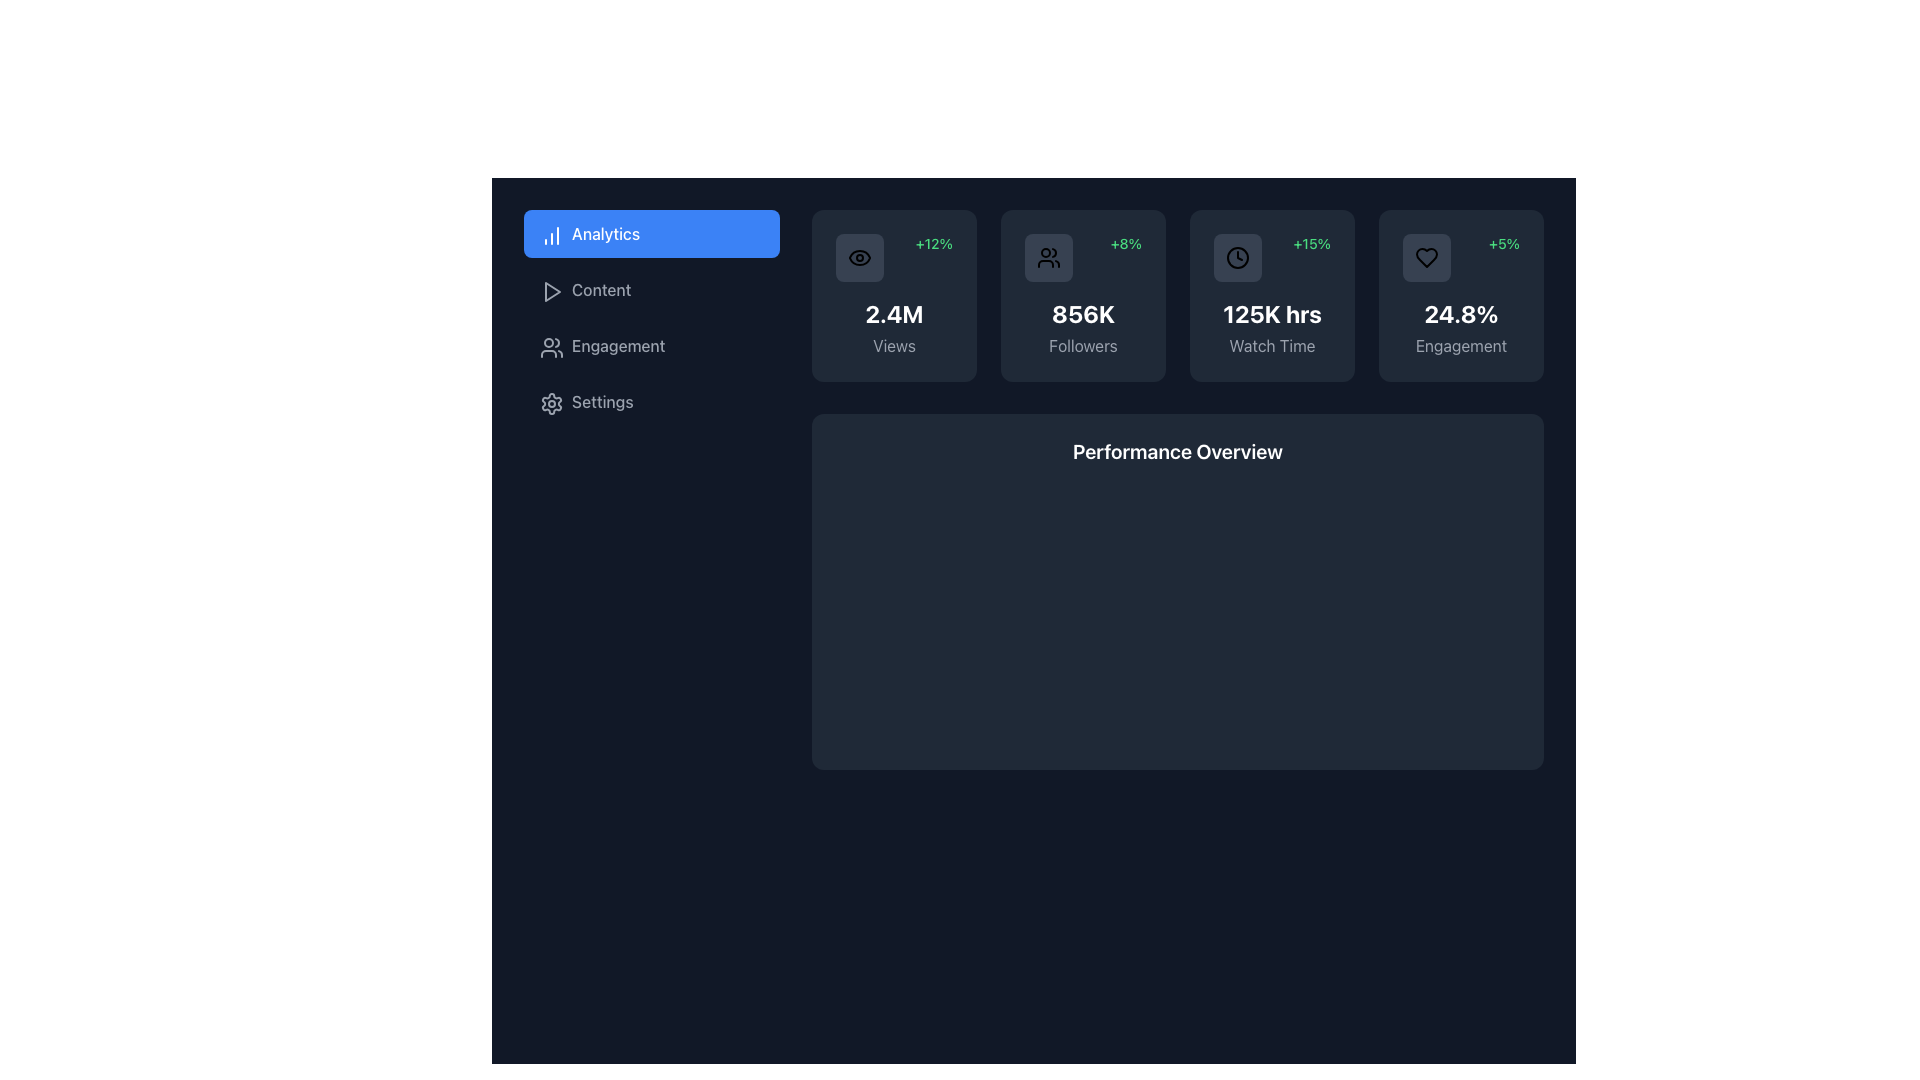 Image resolution: width=1920 pixels, height=1080 pixels. Describe the element at coordinates (933, 242) in the screenshot. I see `text label displaying '+12%' in green color with a bold font, located in the top-right part of the dashboard card, to understand the information it conveys` at that location.